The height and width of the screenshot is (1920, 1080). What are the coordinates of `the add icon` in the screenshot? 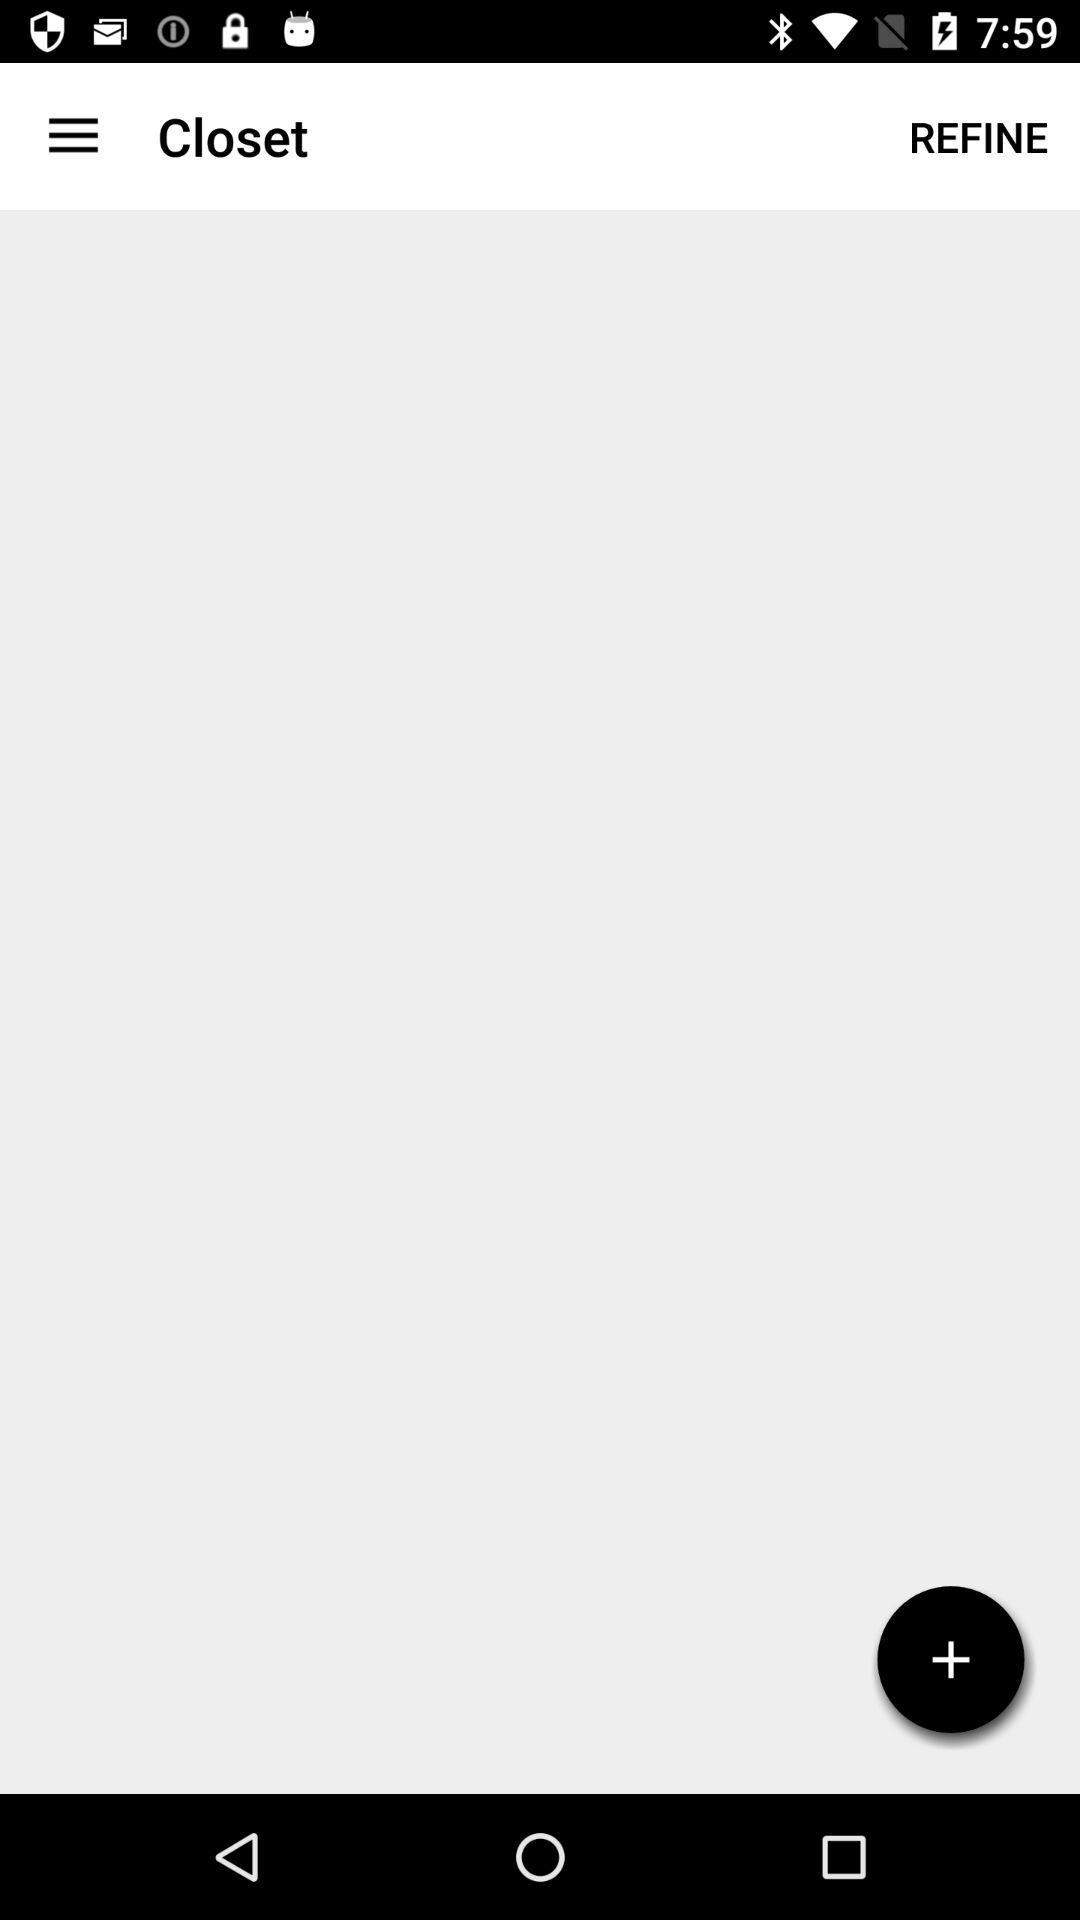 It's located at (950, 1659).